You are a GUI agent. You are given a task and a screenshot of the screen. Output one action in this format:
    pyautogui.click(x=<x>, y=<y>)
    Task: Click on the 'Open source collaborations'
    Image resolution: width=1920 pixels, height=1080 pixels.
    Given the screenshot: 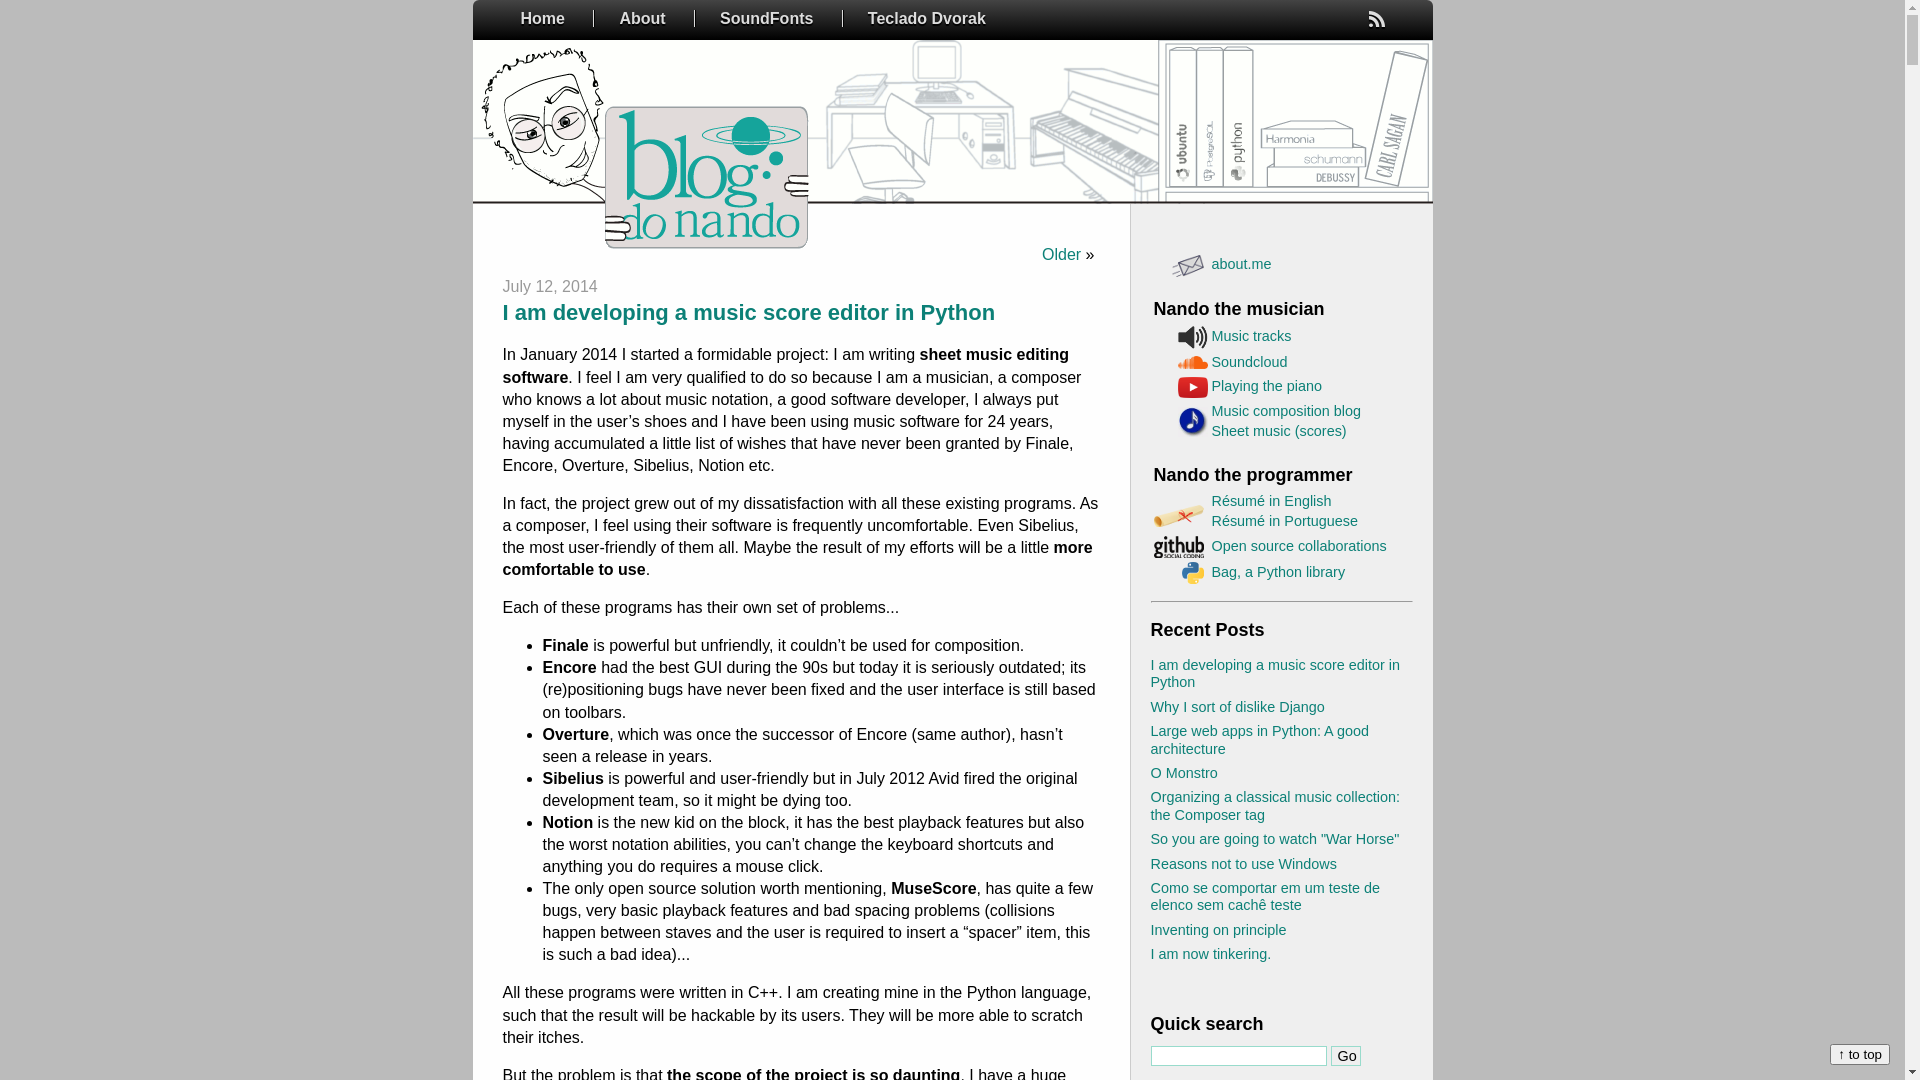 What is the action you would take?
    pyautogui.click(x=1299, y=546)
    